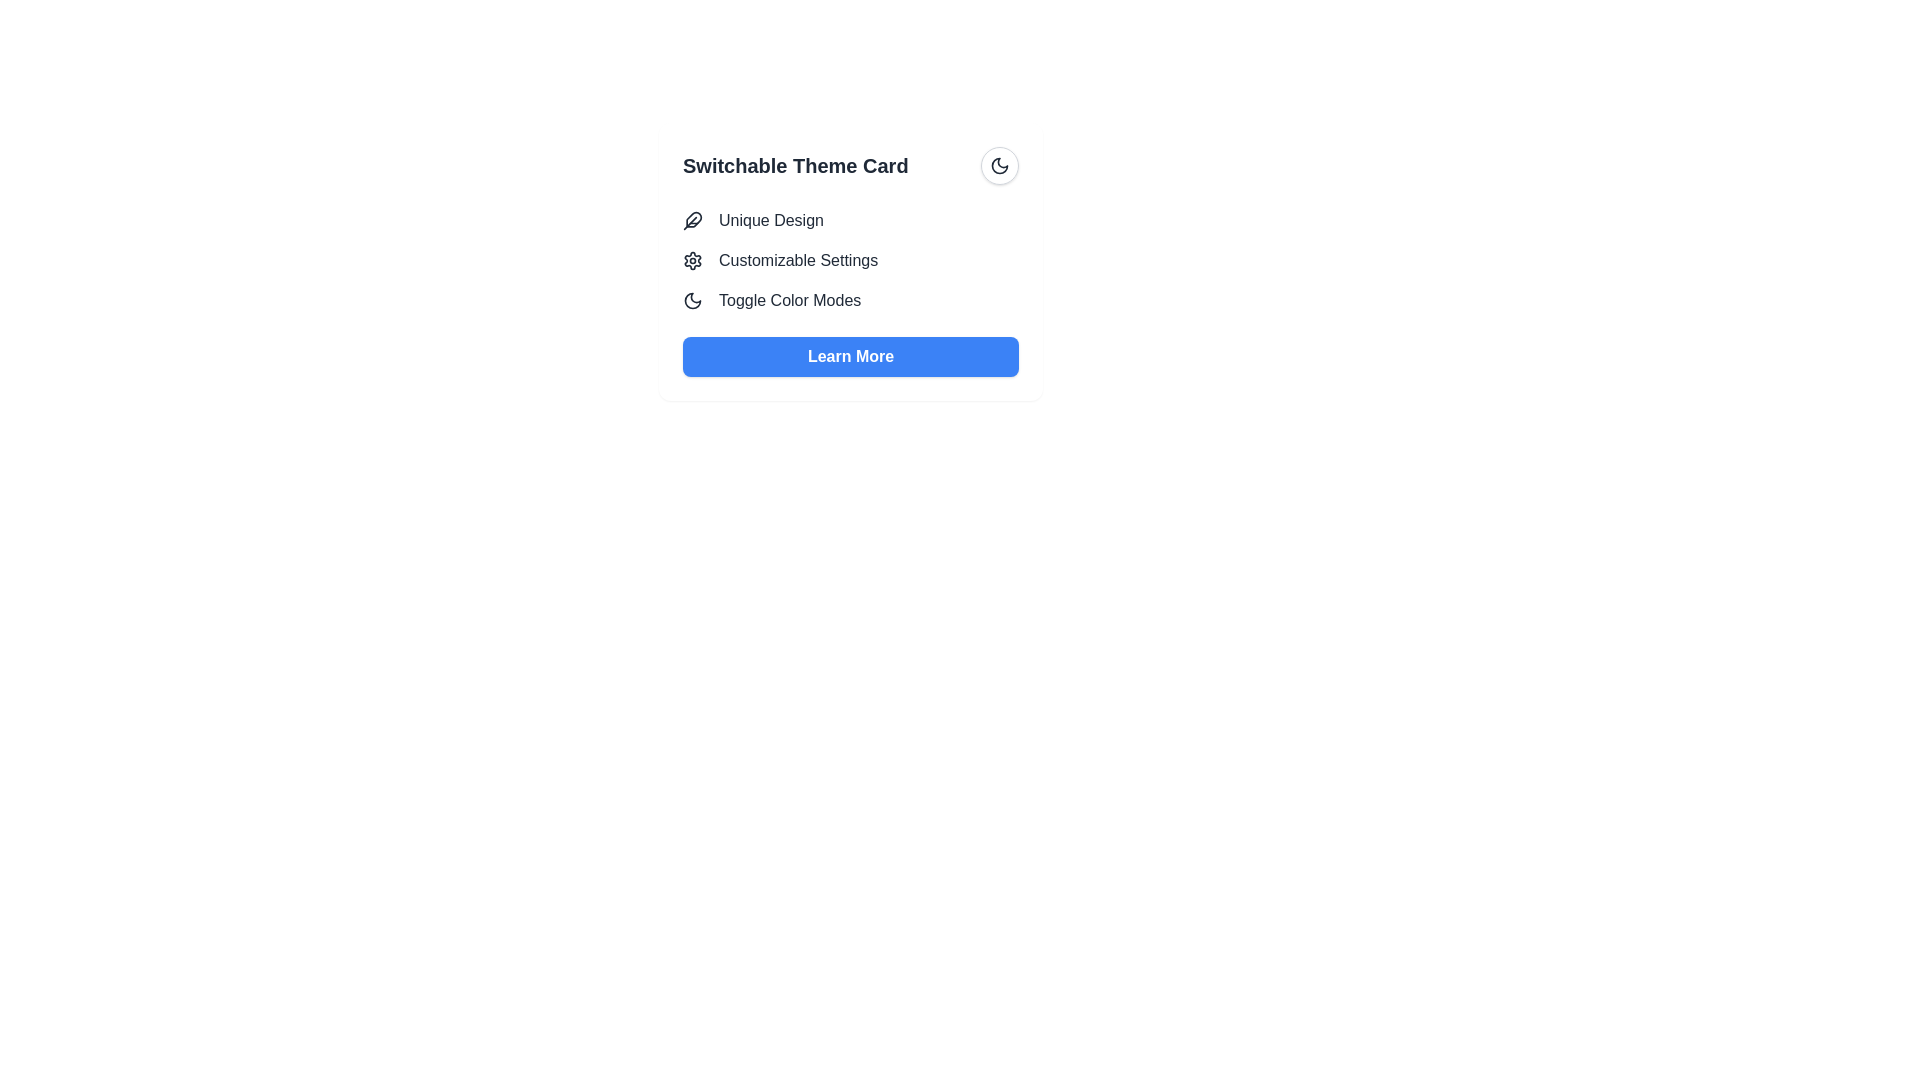 The height and width of the screenshot is (1080, 1920). What do you see at coordinates (692, 220) in the screenshot?
I see `the feather icon located to the left of the text 'Unique Design' in the 'Switchable Theme Card'` at bounding box center [692, 220].